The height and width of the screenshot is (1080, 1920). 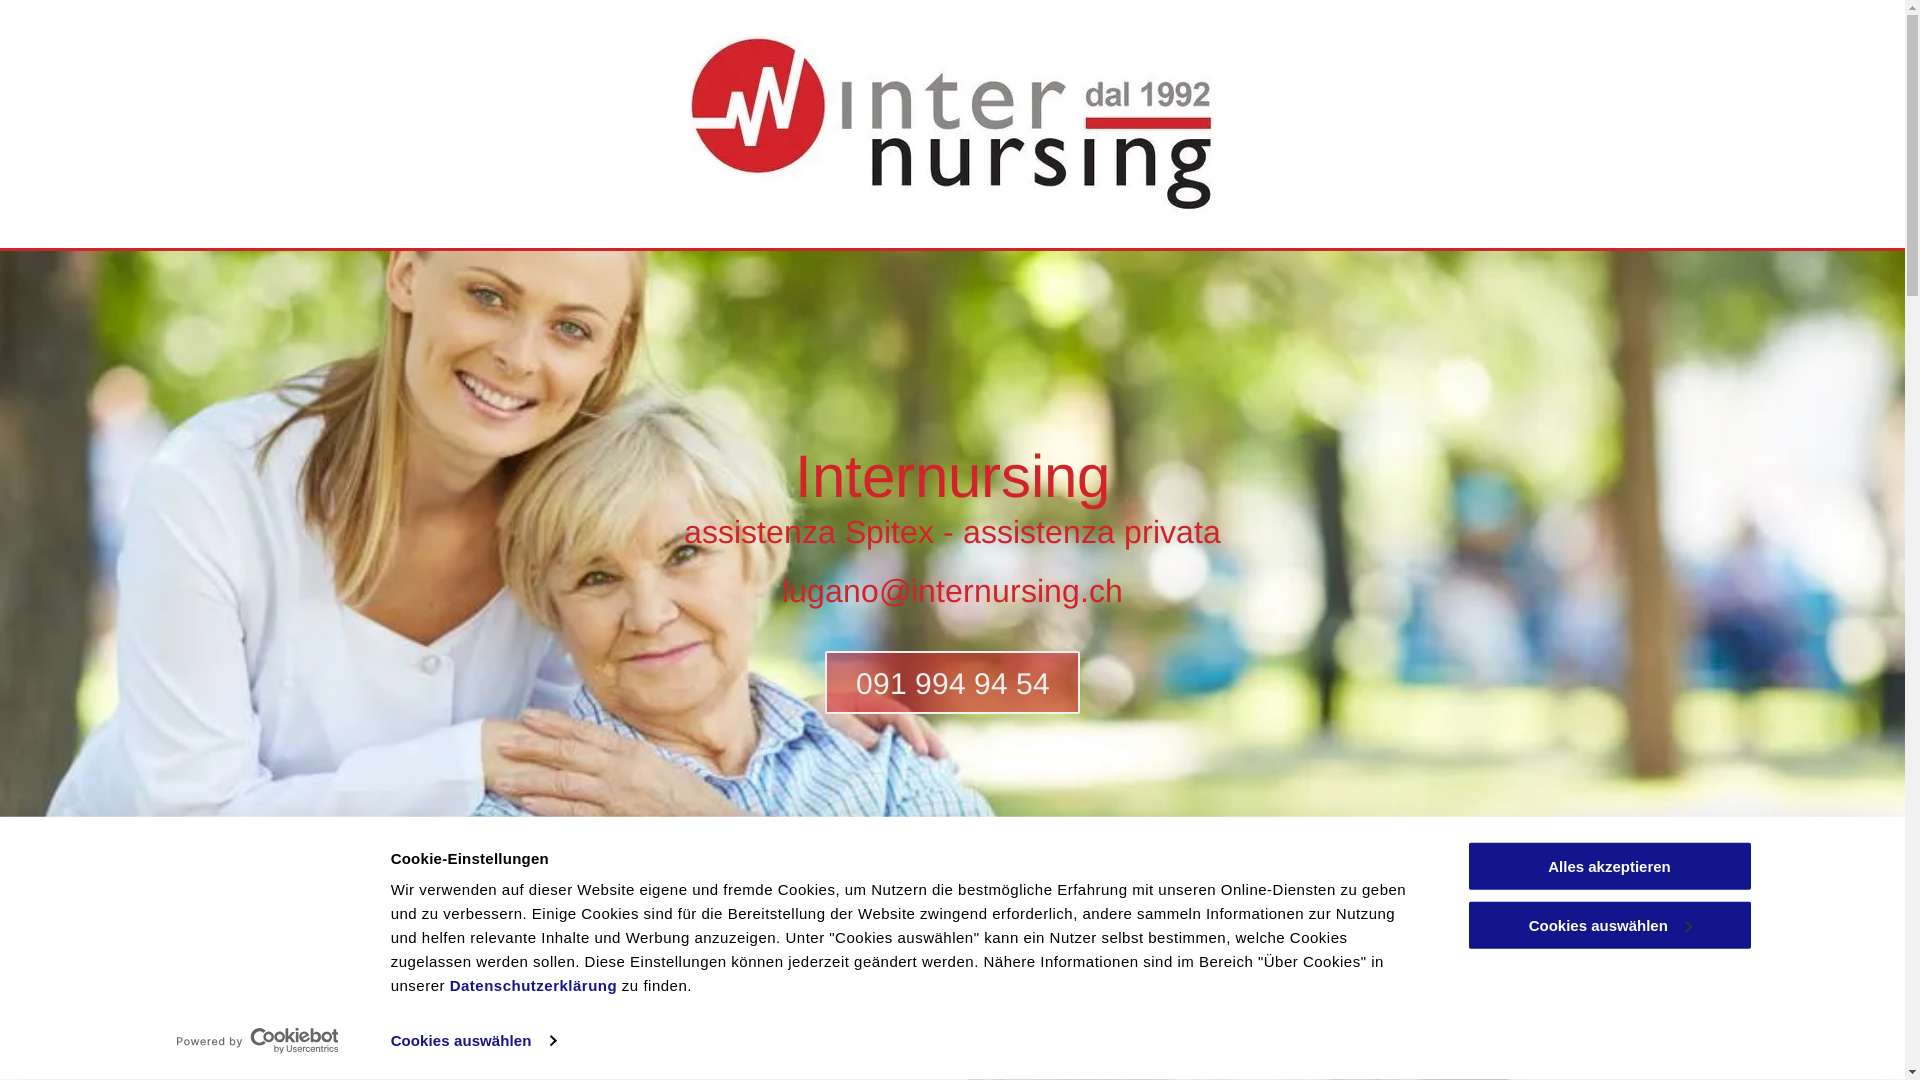 I want to click on 'Alles akzeptieren', so click(x=1465, y=865).